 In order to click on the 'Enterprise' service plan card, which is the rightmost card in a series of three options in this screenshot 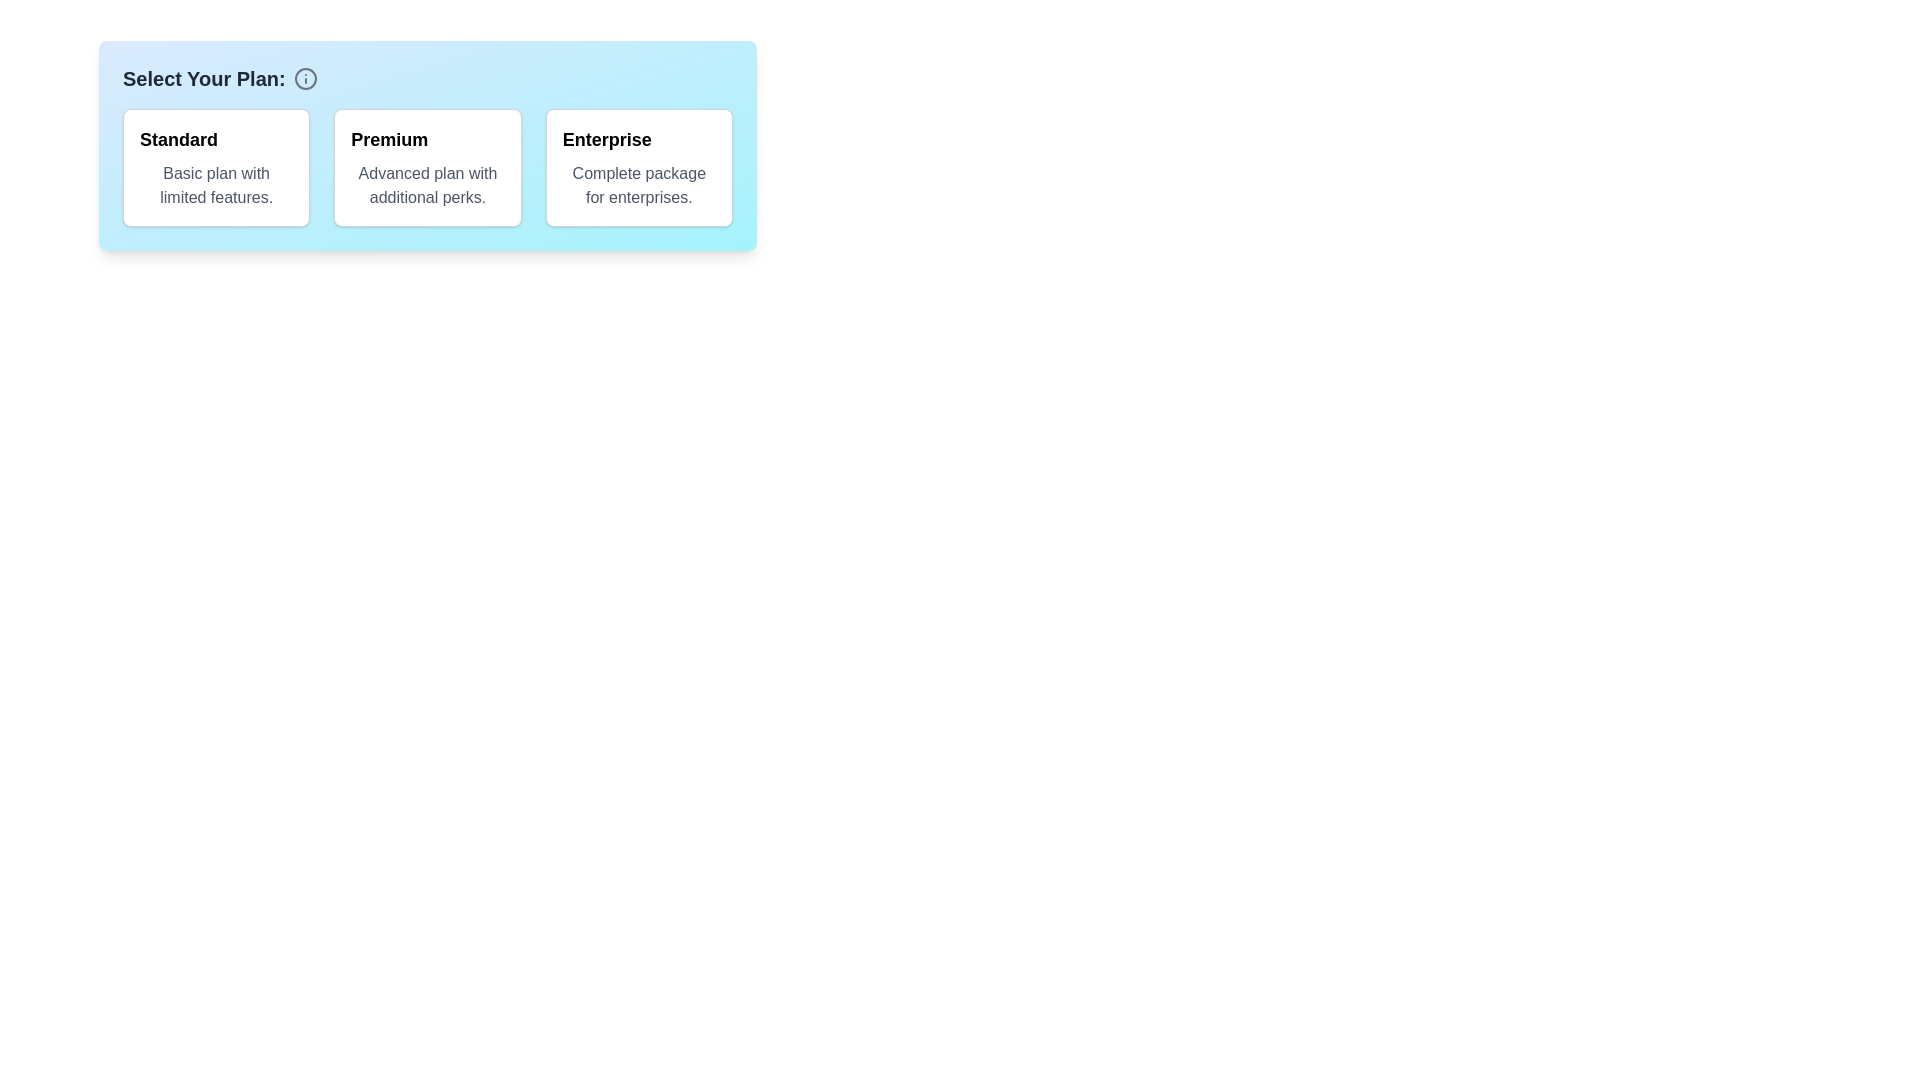, I will do `click(637, 167)`.